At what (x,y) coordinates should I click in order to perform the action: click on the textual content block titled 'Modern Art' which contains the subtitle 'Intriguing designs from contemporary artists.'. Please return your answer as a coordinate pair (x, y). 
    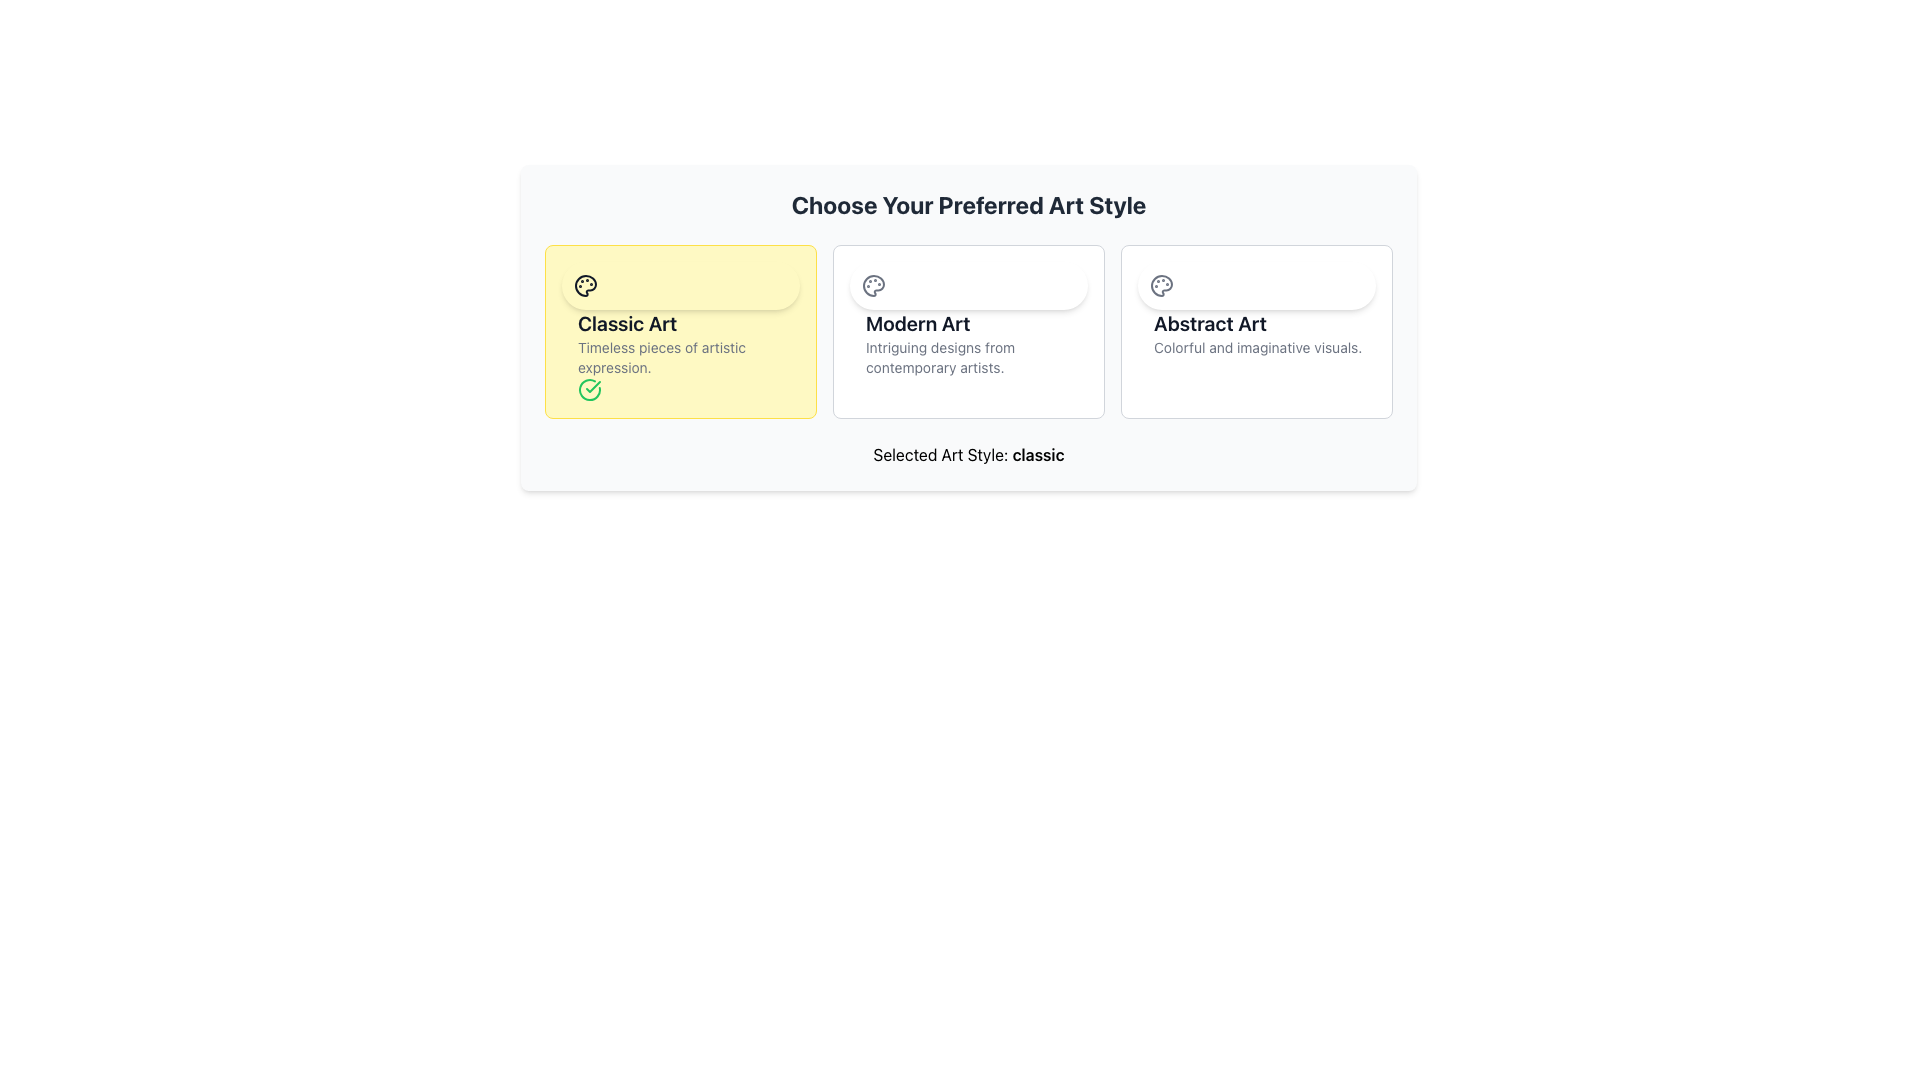
    Looking at the image, I should click on (977, 342).